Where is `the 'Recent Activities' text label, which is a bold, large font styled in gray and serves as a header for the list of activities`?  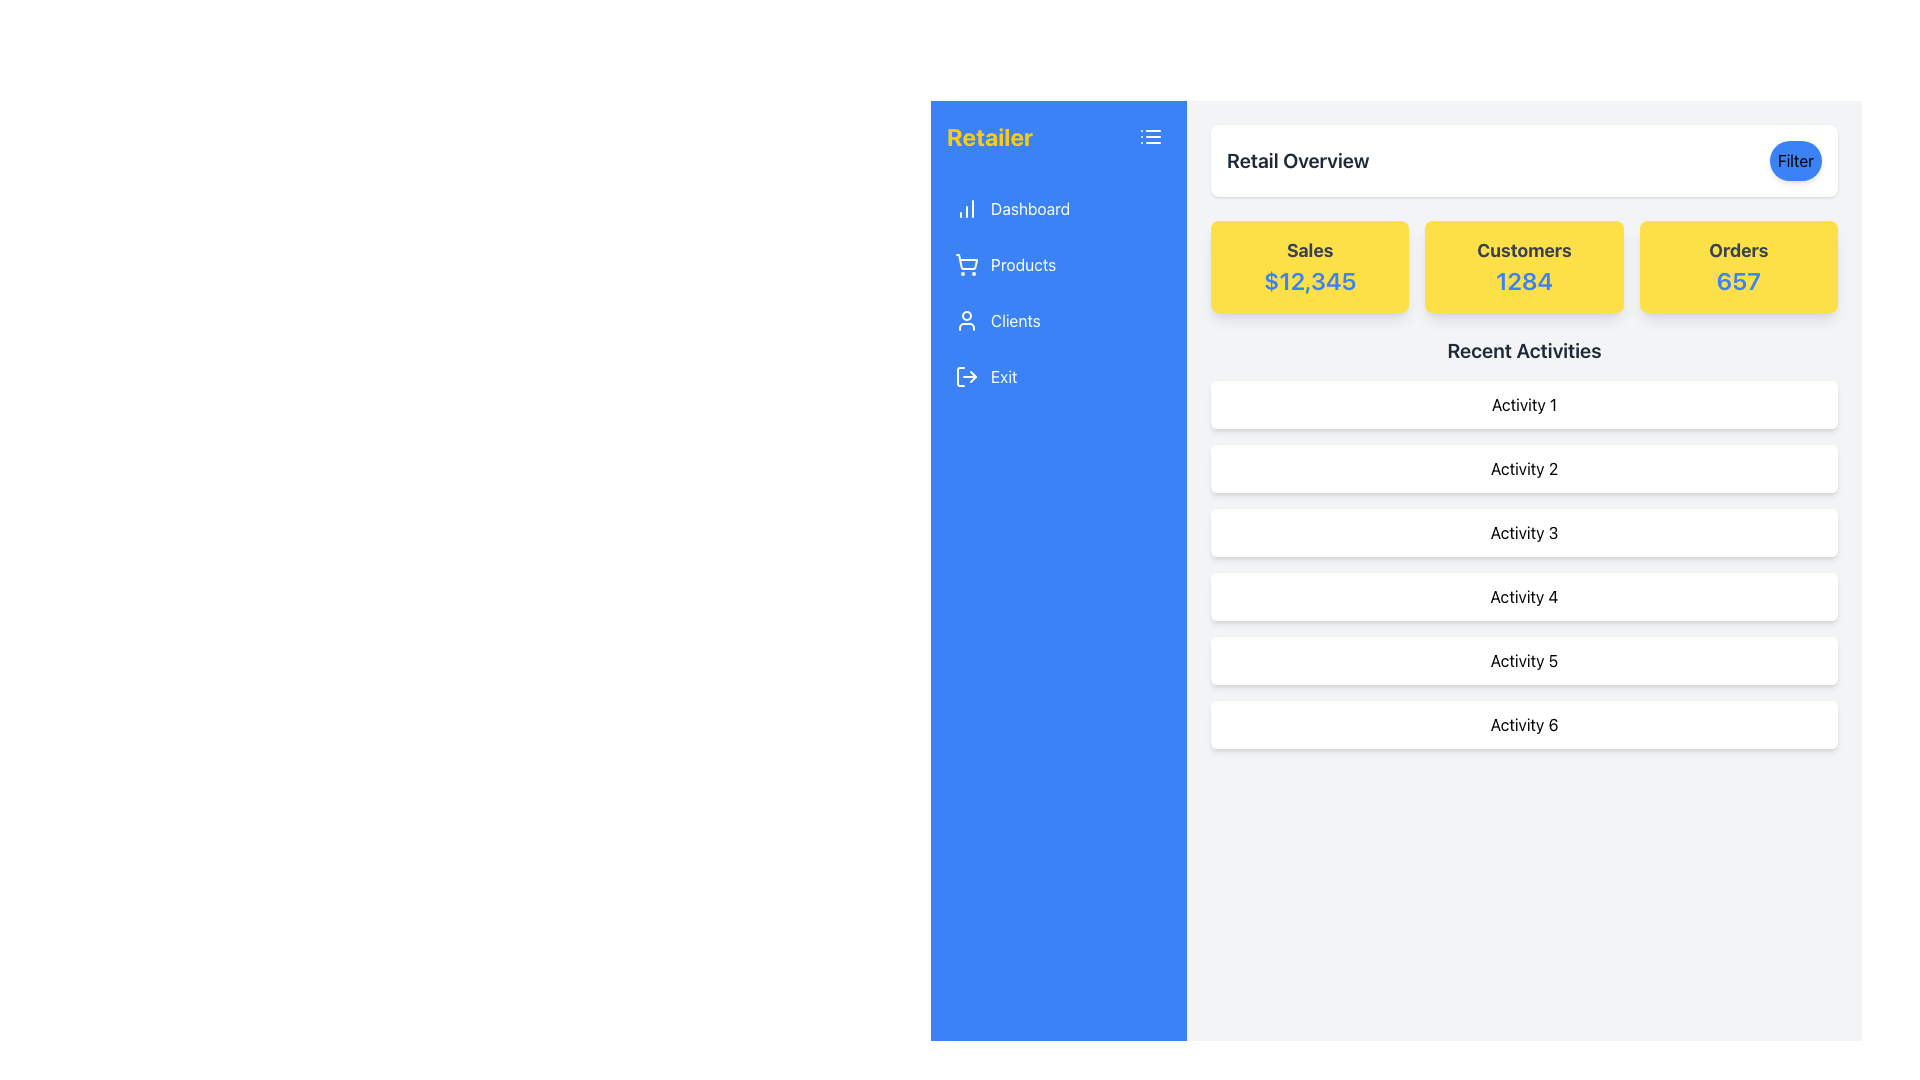 the 'Recent Activities' text label, which is a bold, large font styled in gray and serves as a header for the list of activities is located at coordinates (1523, 350).